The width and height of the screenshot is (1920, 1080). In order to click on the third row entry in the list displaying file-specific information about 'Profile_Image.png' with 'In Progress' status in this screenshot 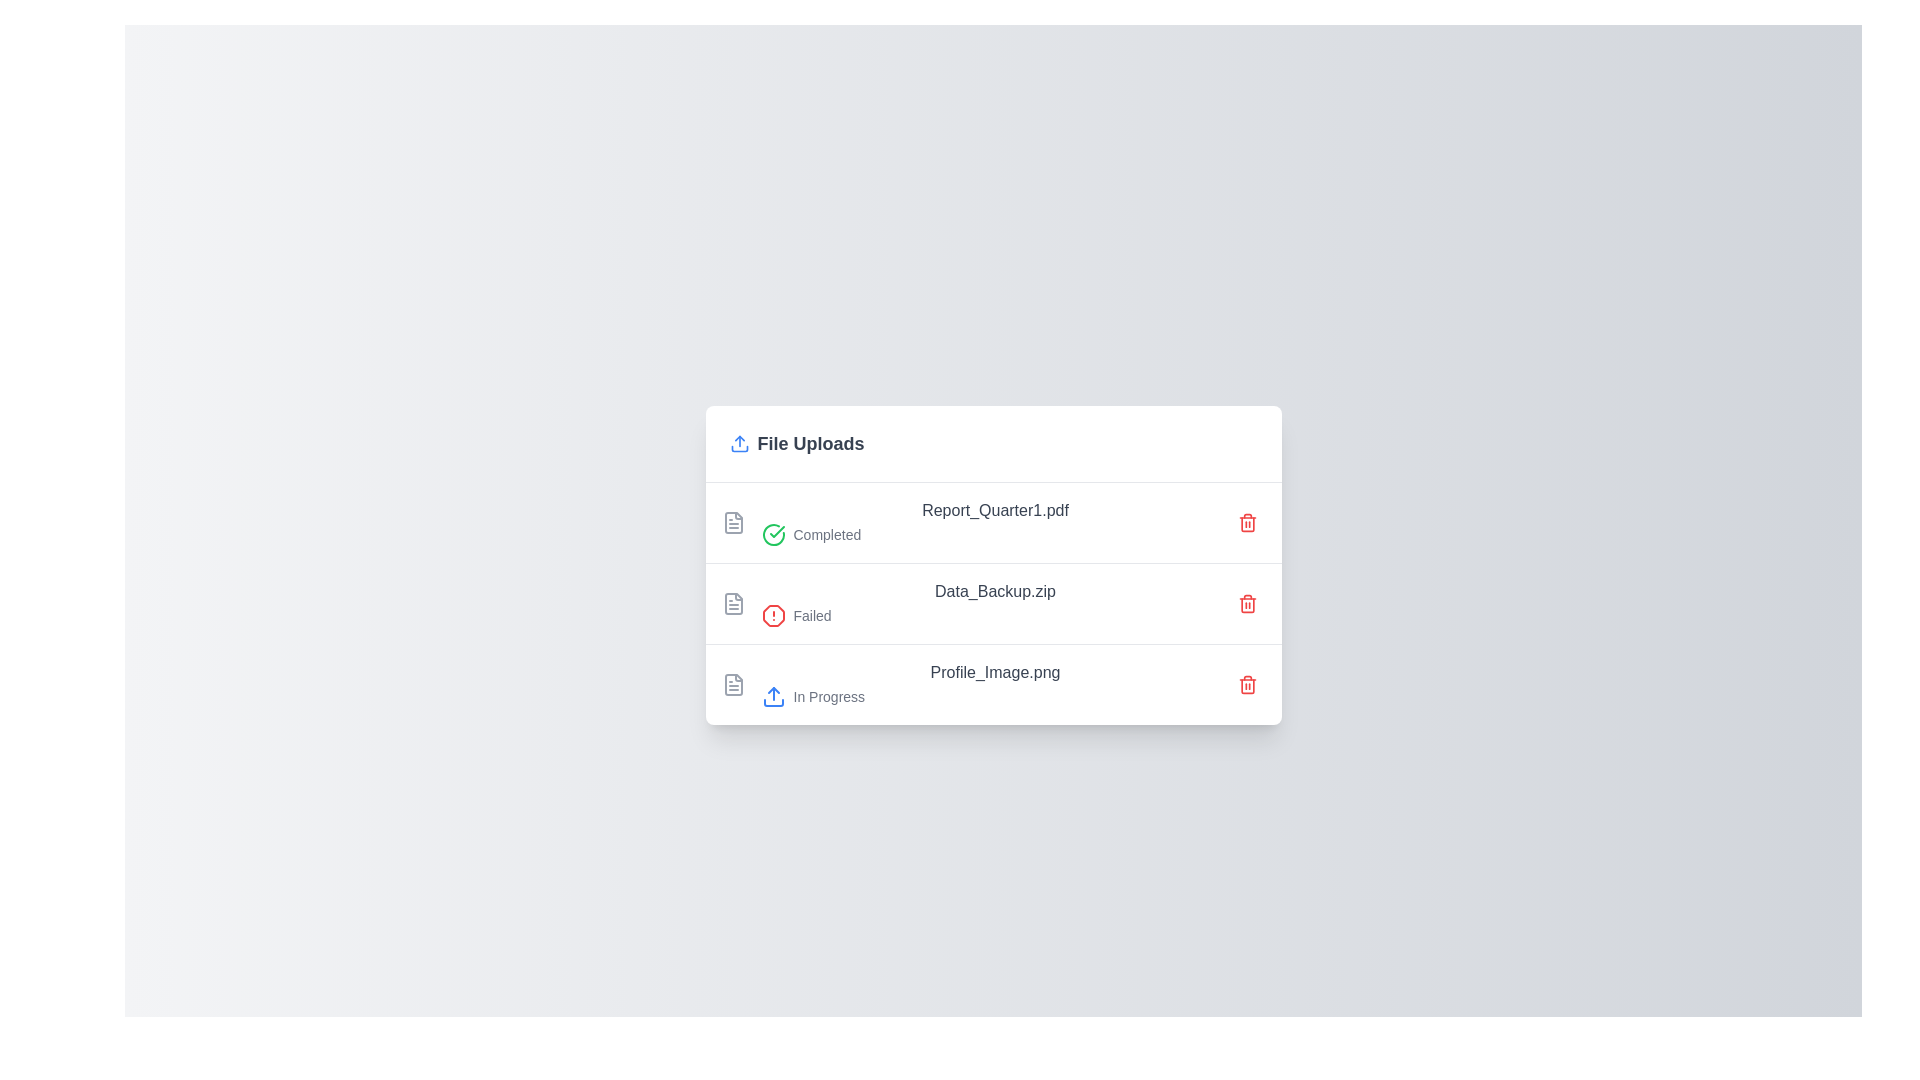, I will do `click(993, 682)`.